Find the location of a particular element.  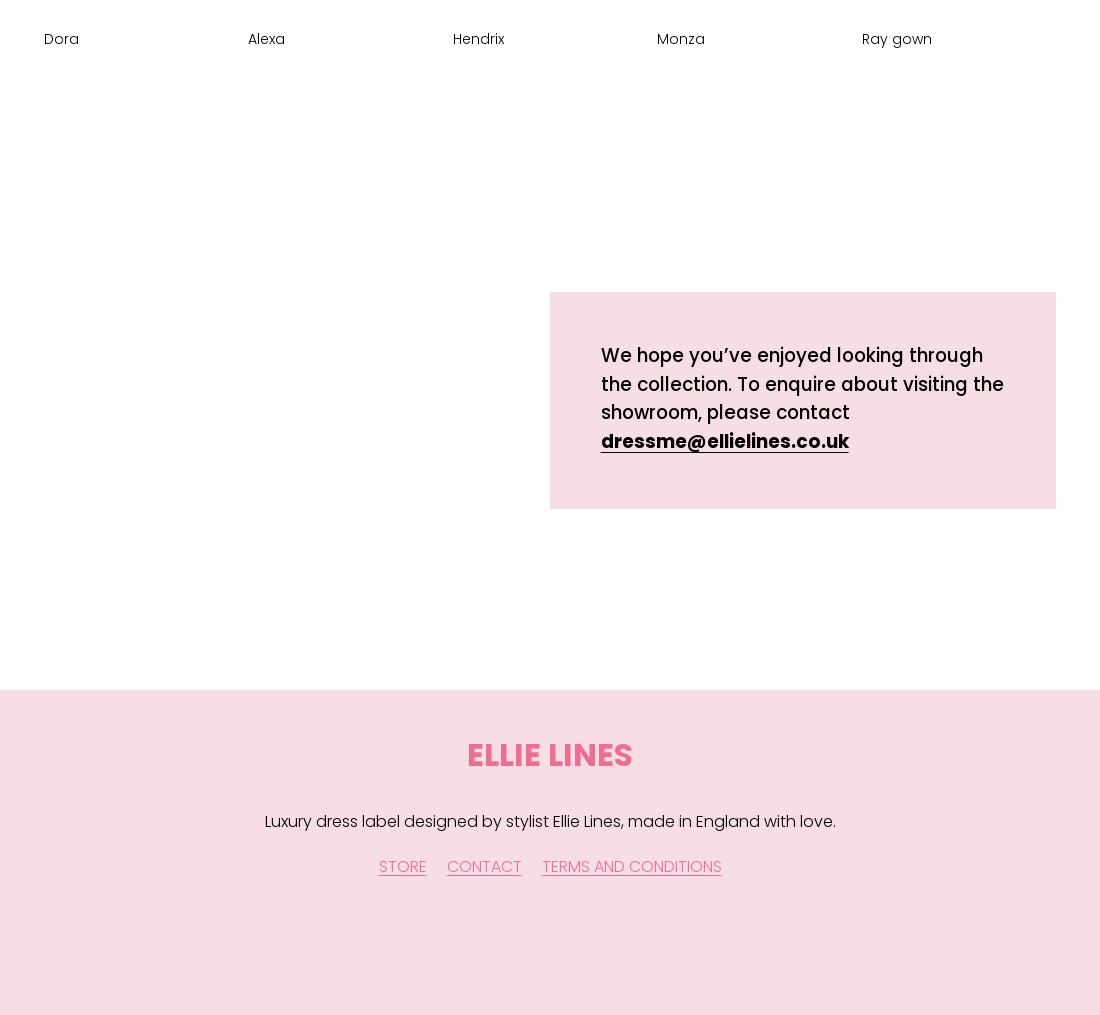

'CONTACT' is located at coordinates (483, 866).